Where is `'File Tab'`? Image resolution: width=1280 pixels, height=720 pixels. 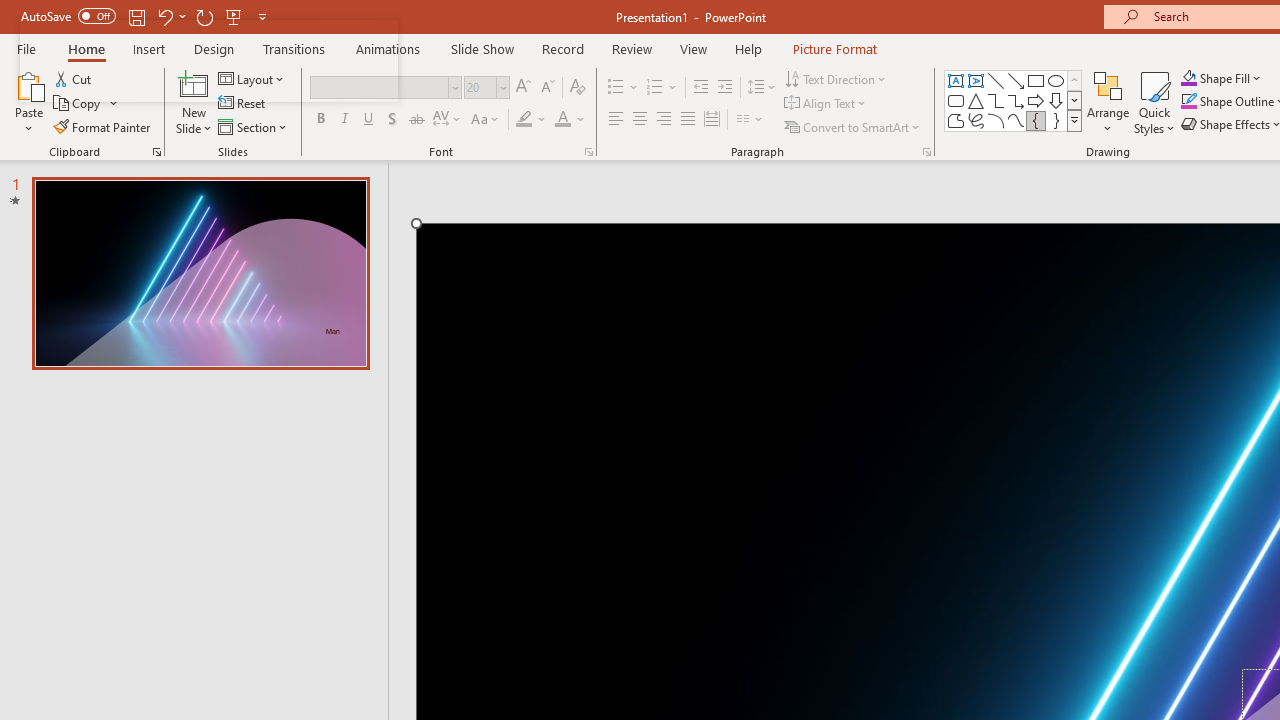 'File Tab' is located at coordinates (26, 47).